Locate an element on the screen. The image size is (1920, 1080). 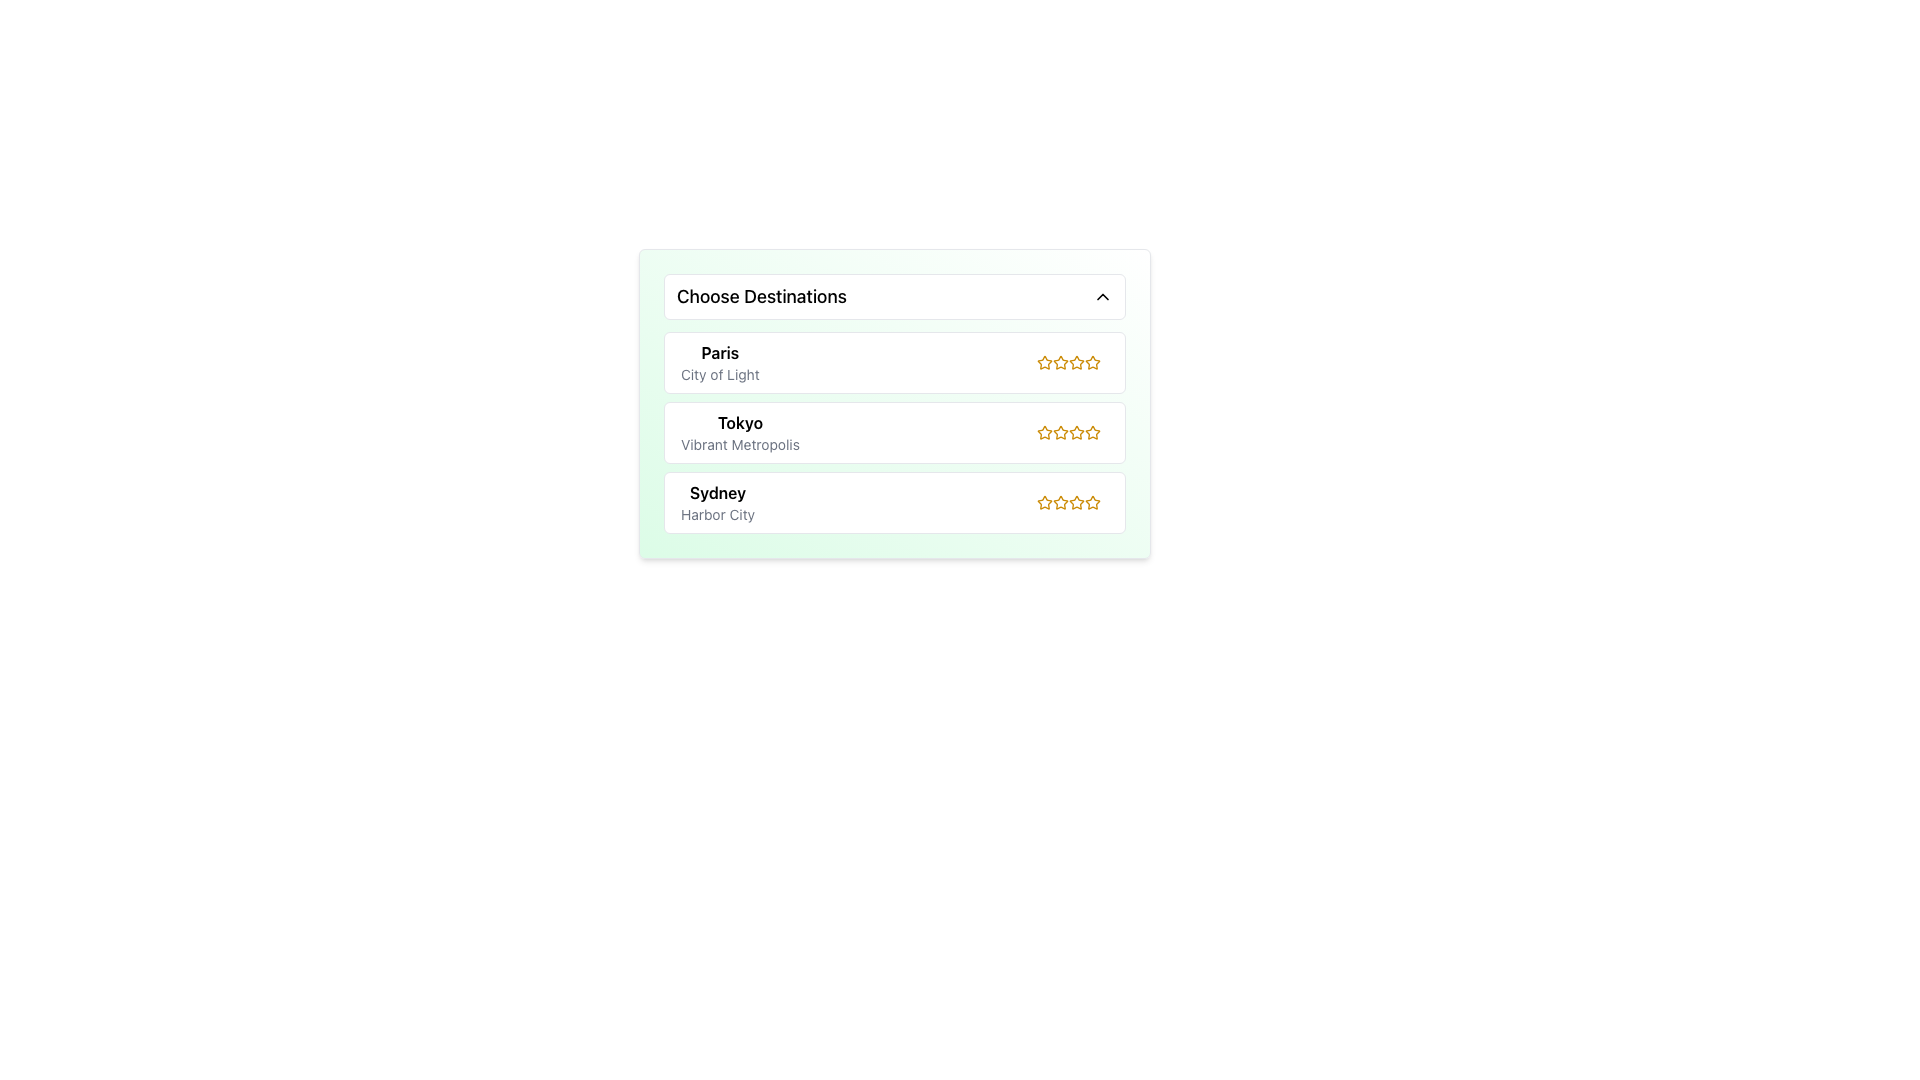
the fourth star in the rating component for the 'Tokyo' destination is located at coordinates (1075, 431).